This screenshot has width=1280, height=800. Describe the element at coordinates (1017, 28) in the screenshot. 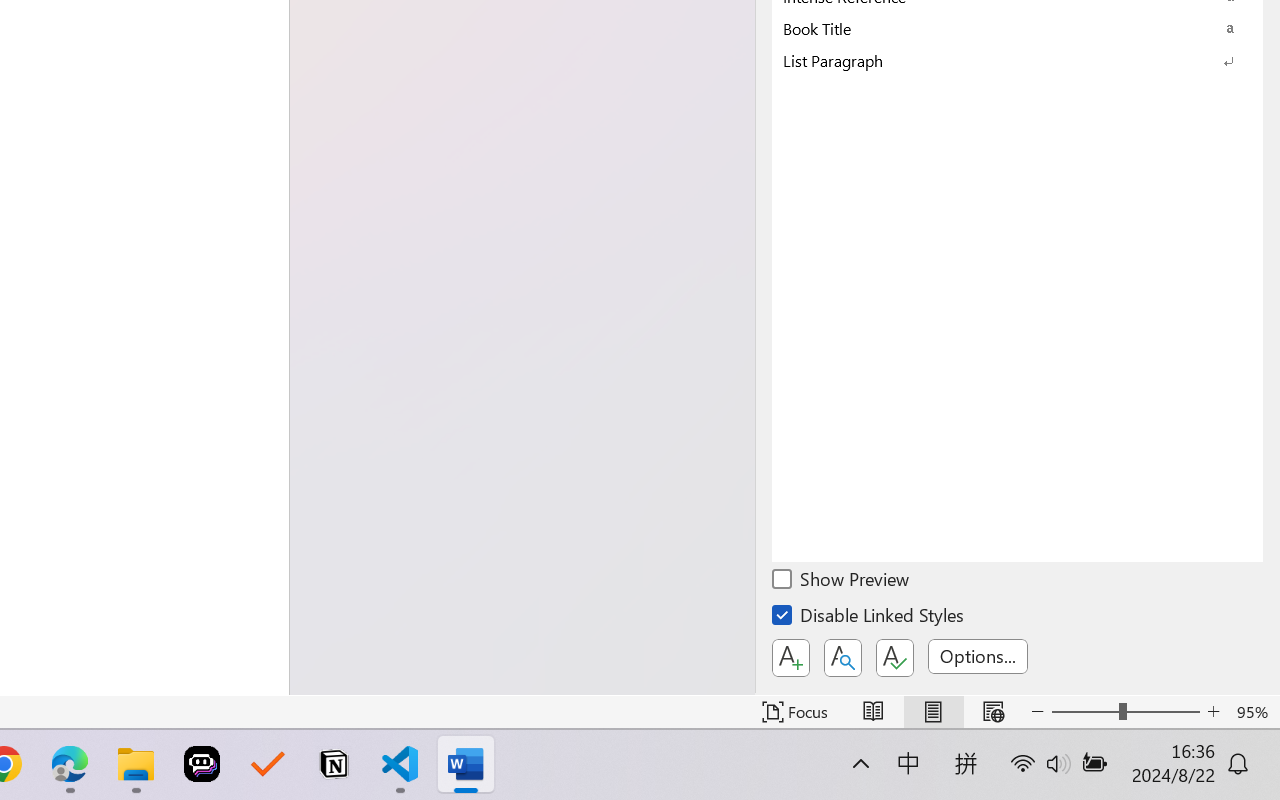

I see `'Book Title'` at that location.